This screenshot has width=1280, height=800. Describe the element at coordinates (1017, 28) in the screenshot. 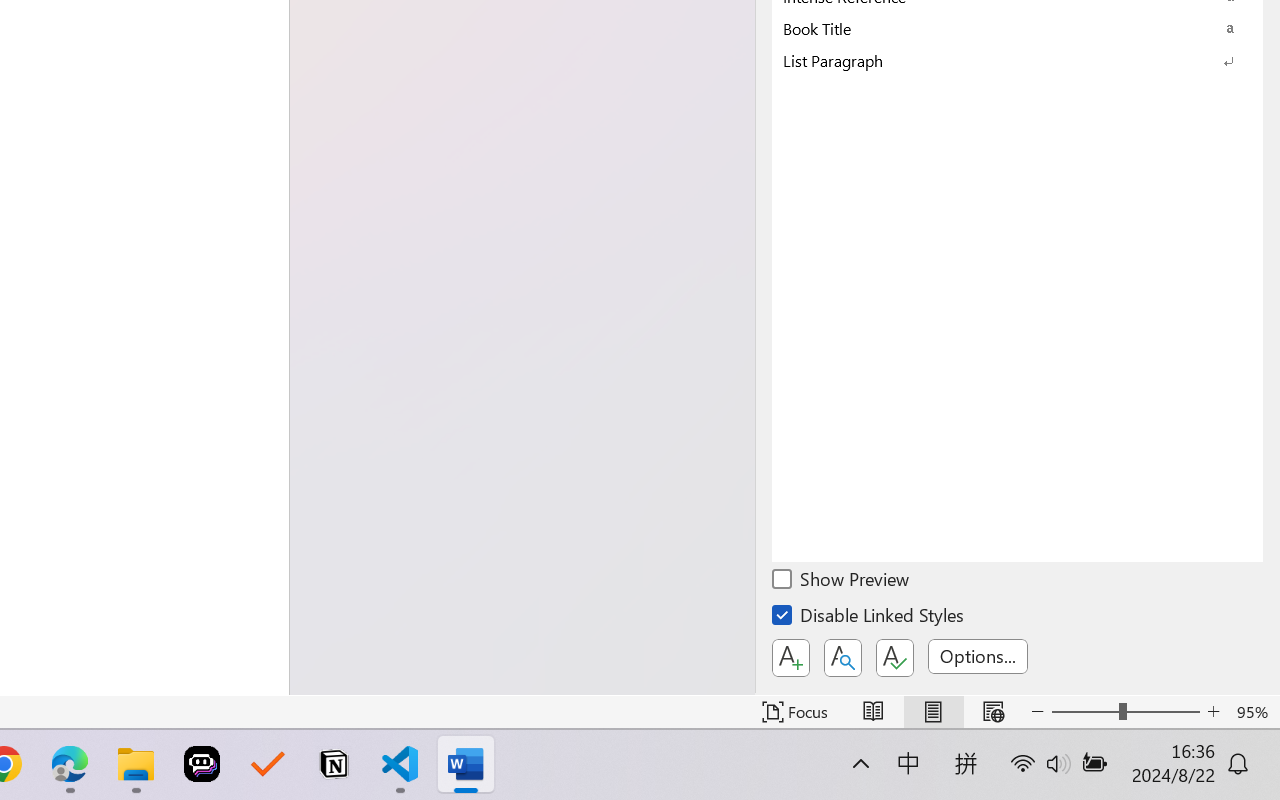

I see `'Book Title'` at that location.